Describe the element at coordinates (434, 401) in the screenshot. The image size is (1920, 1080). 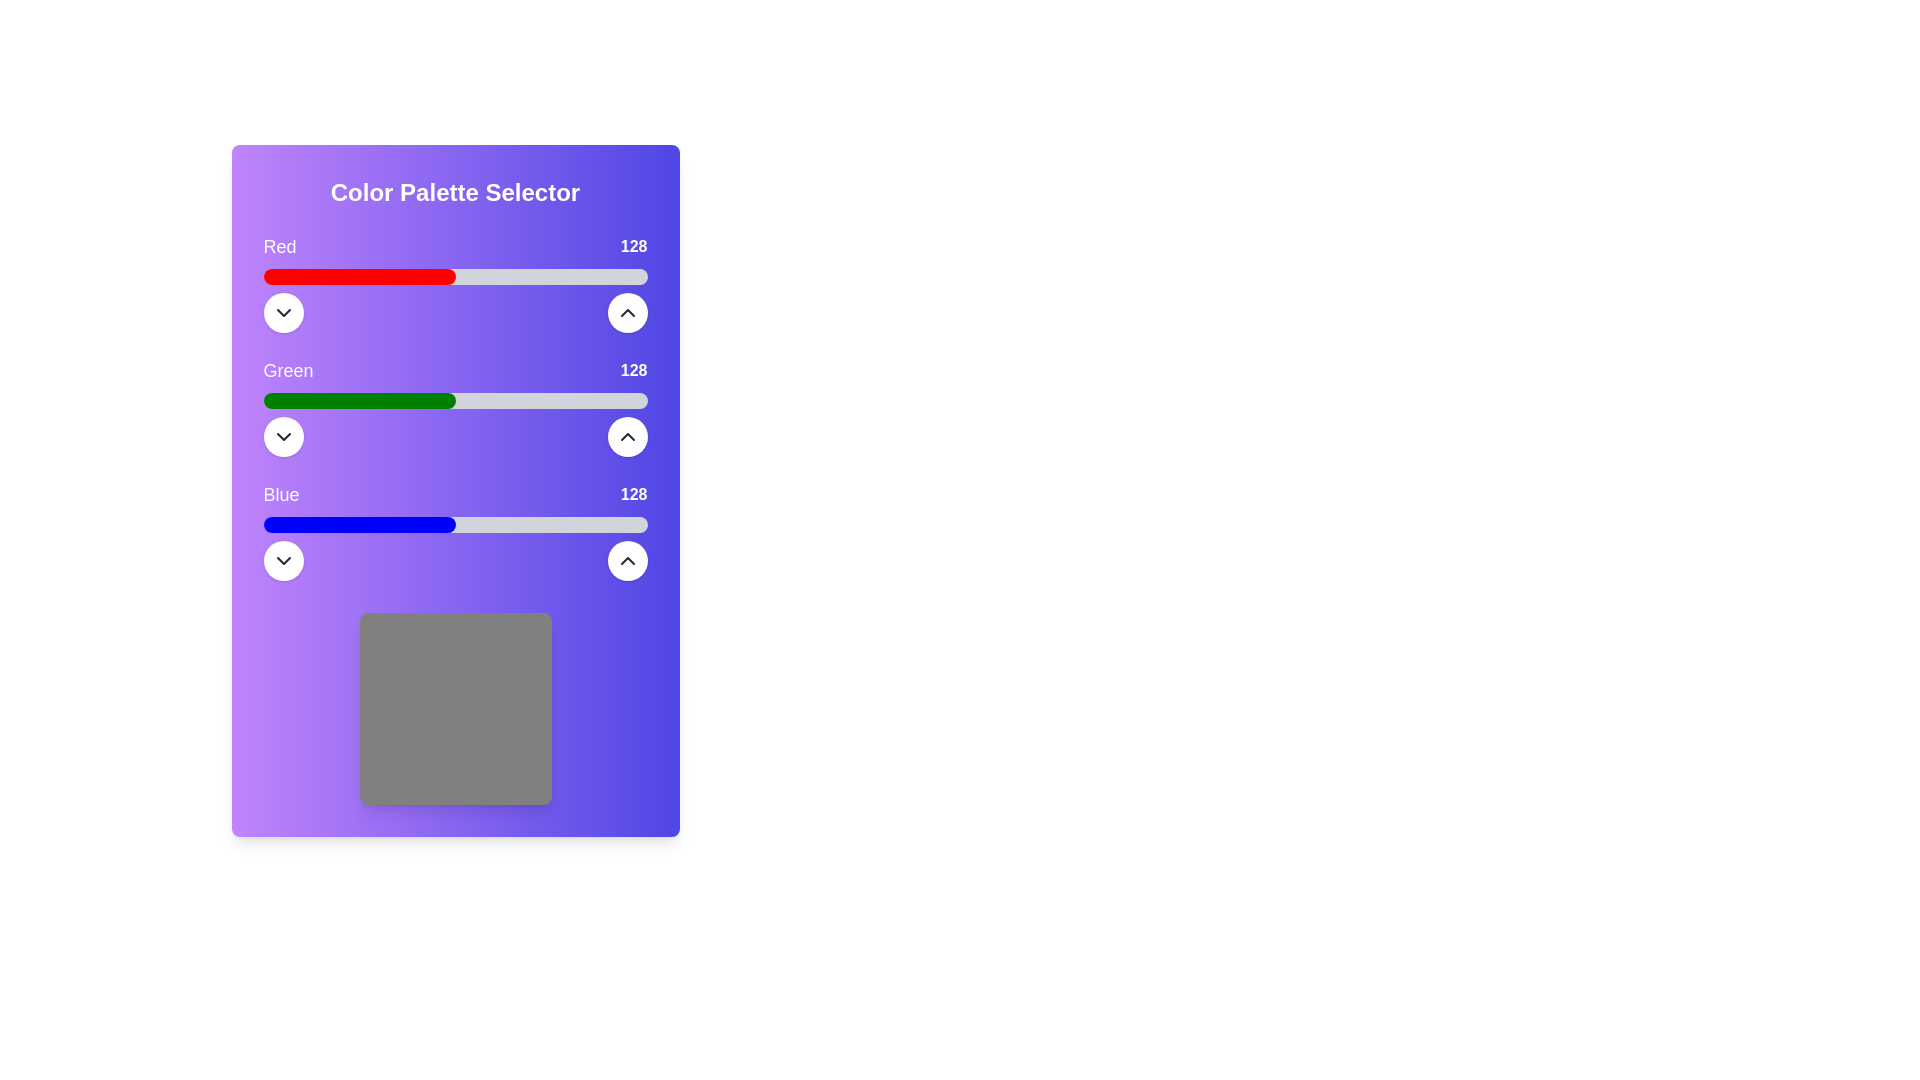
I see `the green color intensity` at that location.